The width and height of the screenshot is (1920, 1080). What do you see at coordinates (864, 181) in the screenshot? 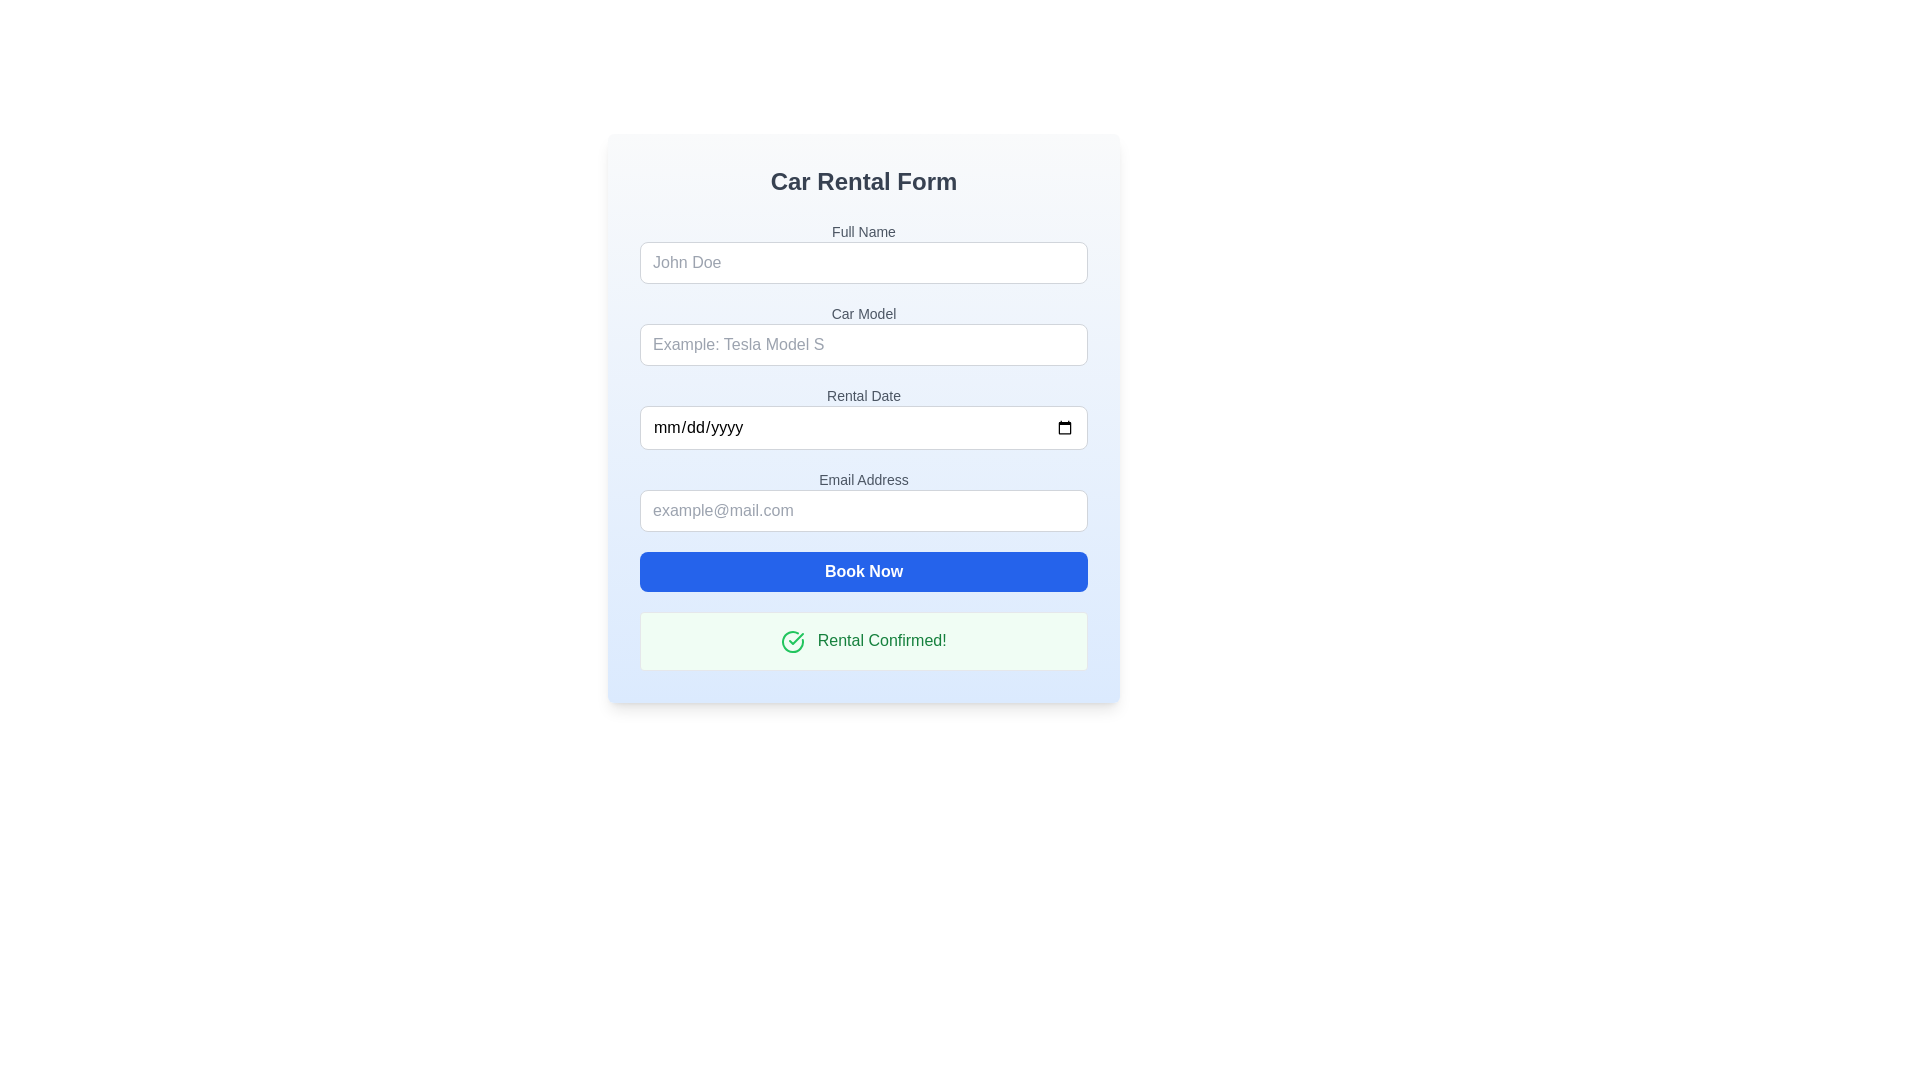
I see `text of the header that identifies the purpose of the car rental form, which is located at the top of the 'Car Rental Form' section, centered horizontally` at bounding box center [864, 181].